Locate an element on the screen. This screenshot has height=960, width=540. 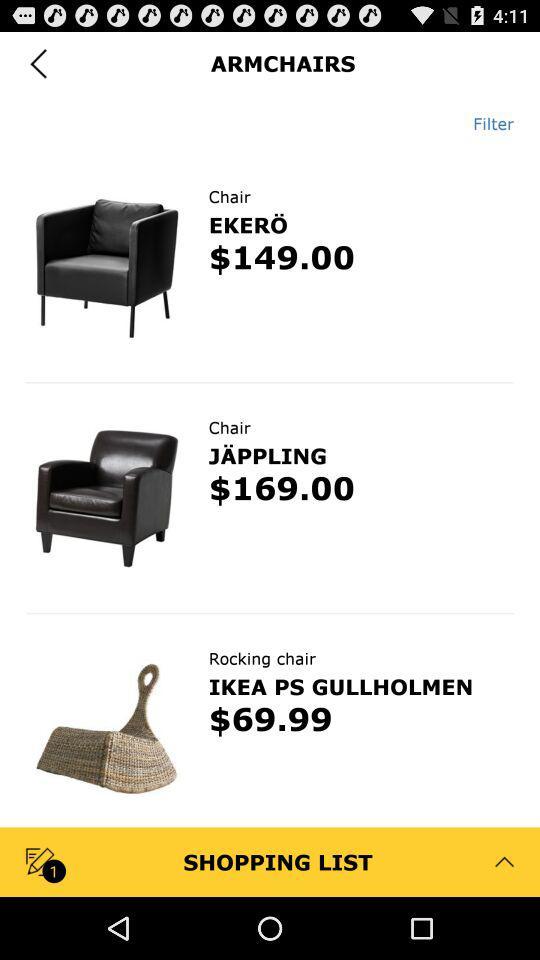
icon above $69.99 item is located at coordinates (340, 686).